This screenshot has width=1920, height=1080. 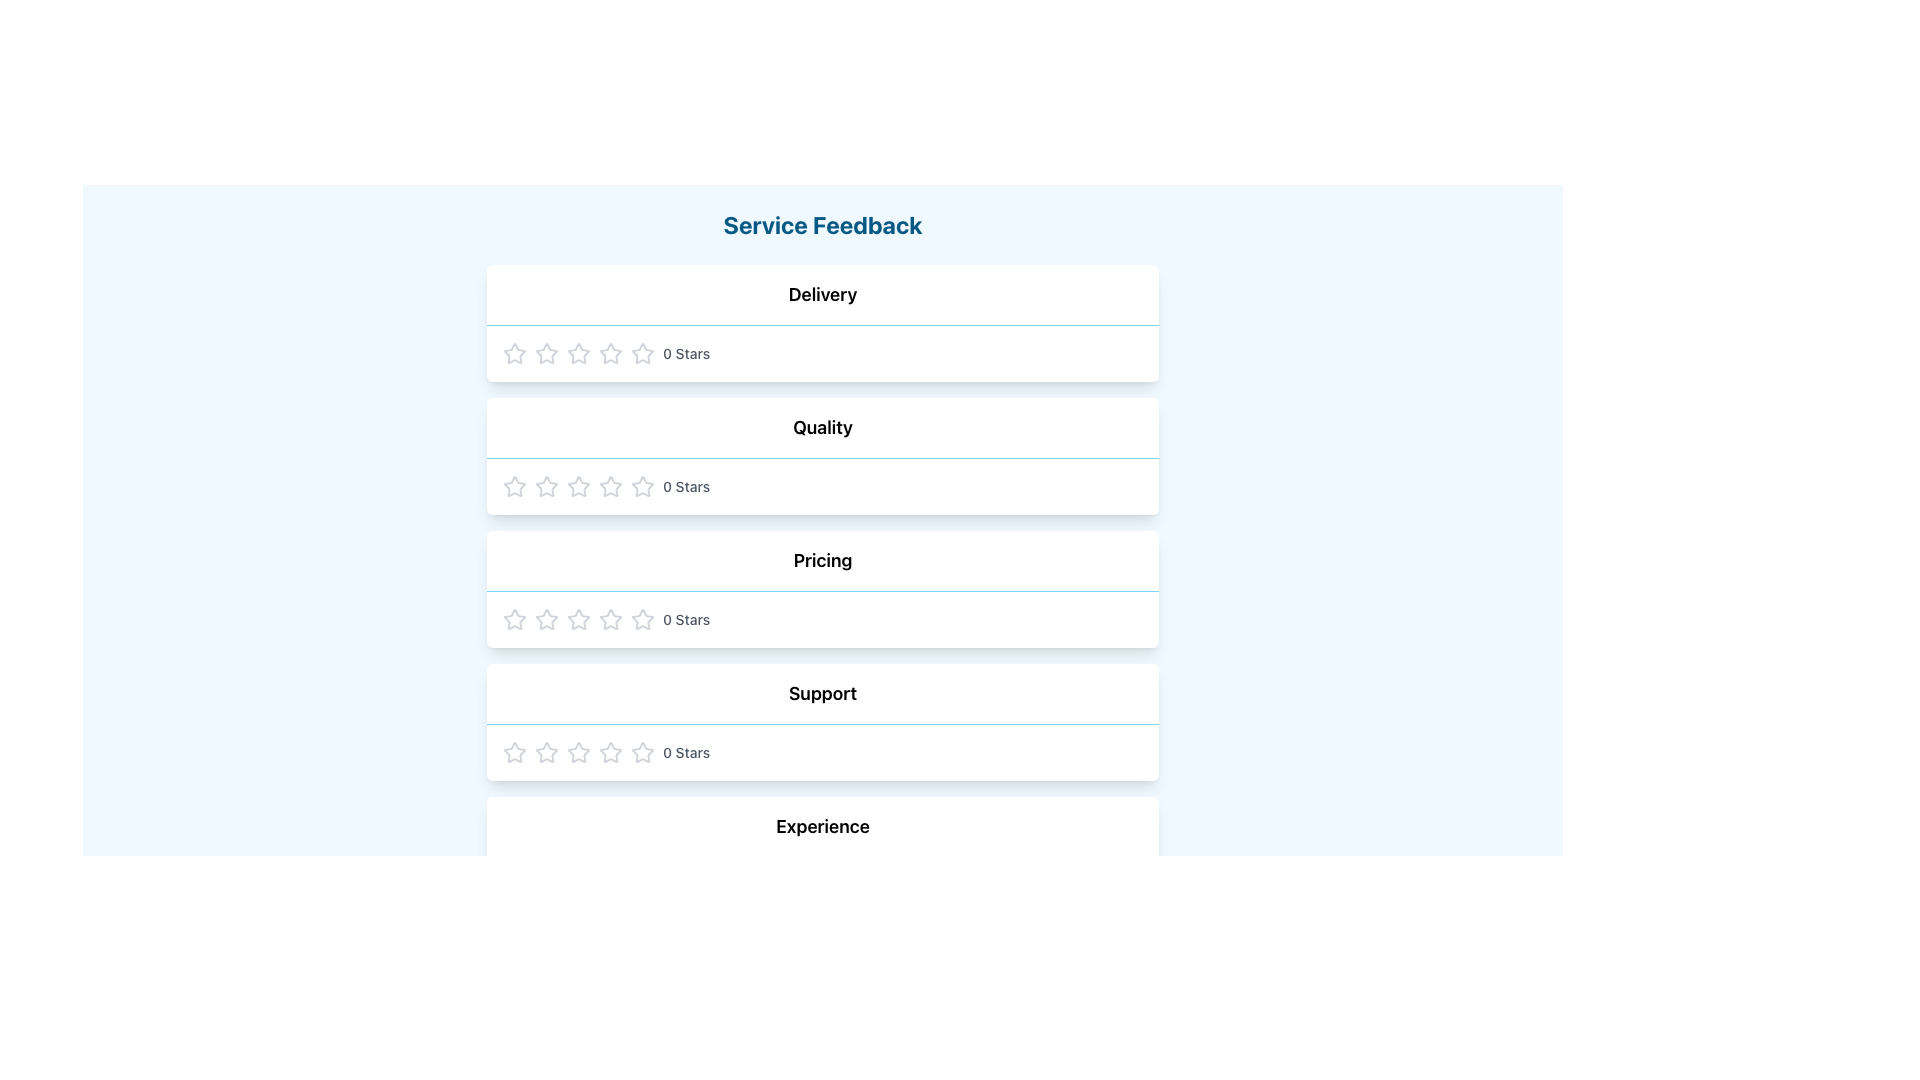 I want to click on the third star icon in the horizontal row of five for selecting a quality rating in the Quality feedback category, so click(x=643, y=486).